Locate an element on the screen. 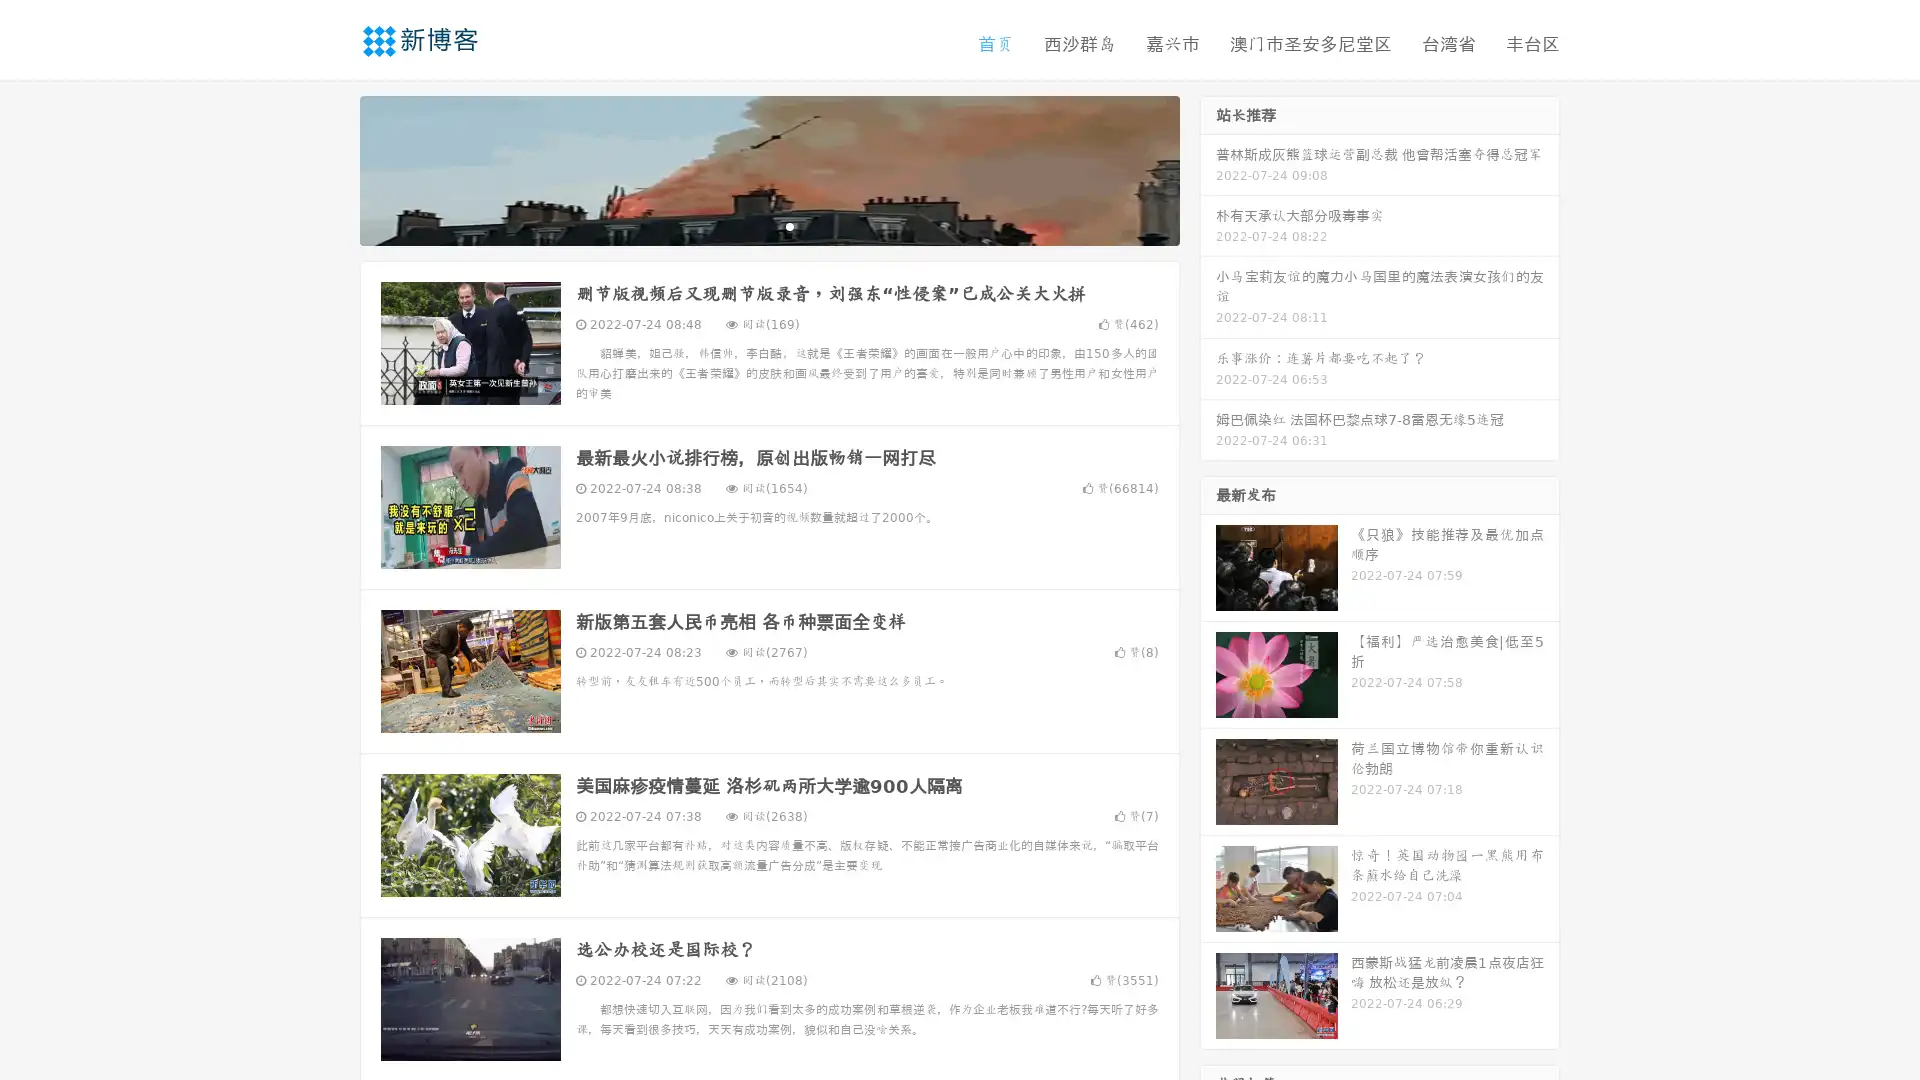  Next slide is located at coordinates (1208, 168).